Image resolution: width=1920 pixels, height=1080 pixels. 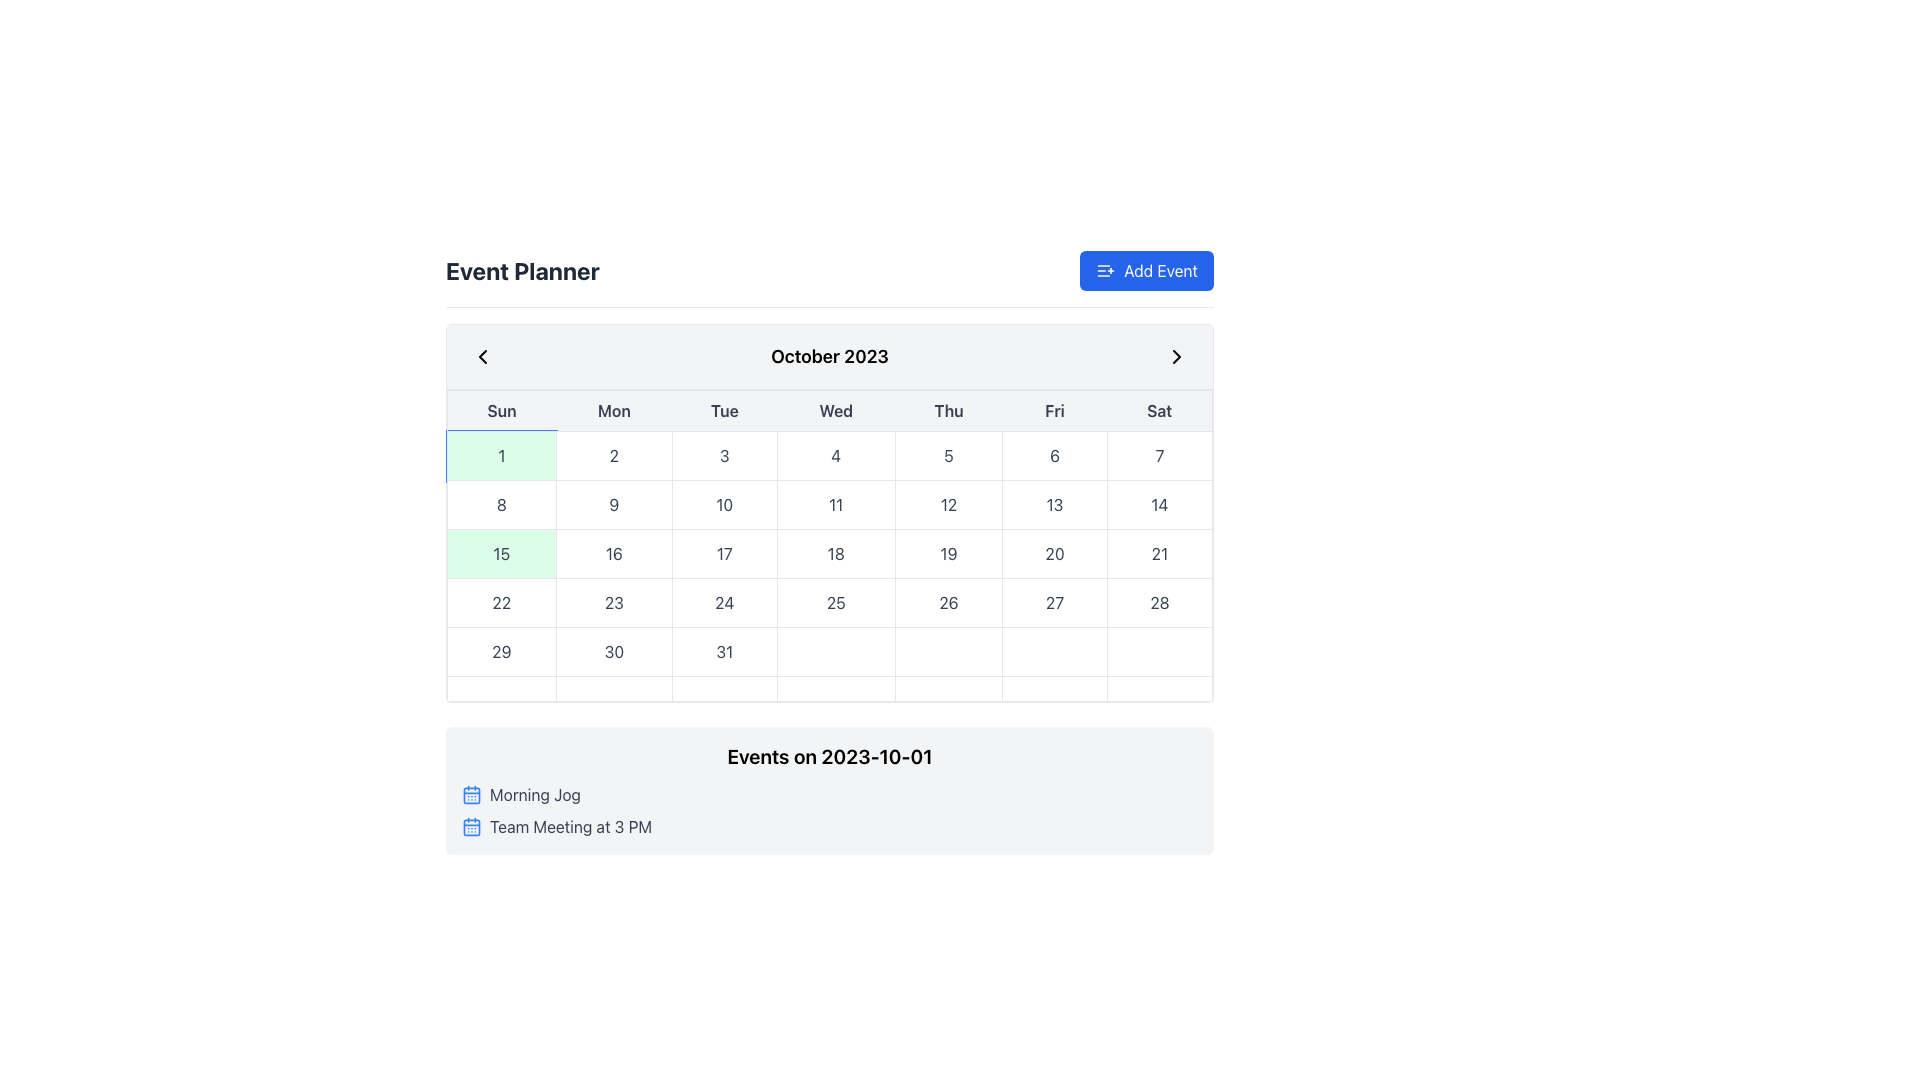 I want to click on the clickable calendar day cell representing the 31st day of October 2023, located in the last row of the calendar grid, specifically in the third column from the left, so click(x=723, y=651).